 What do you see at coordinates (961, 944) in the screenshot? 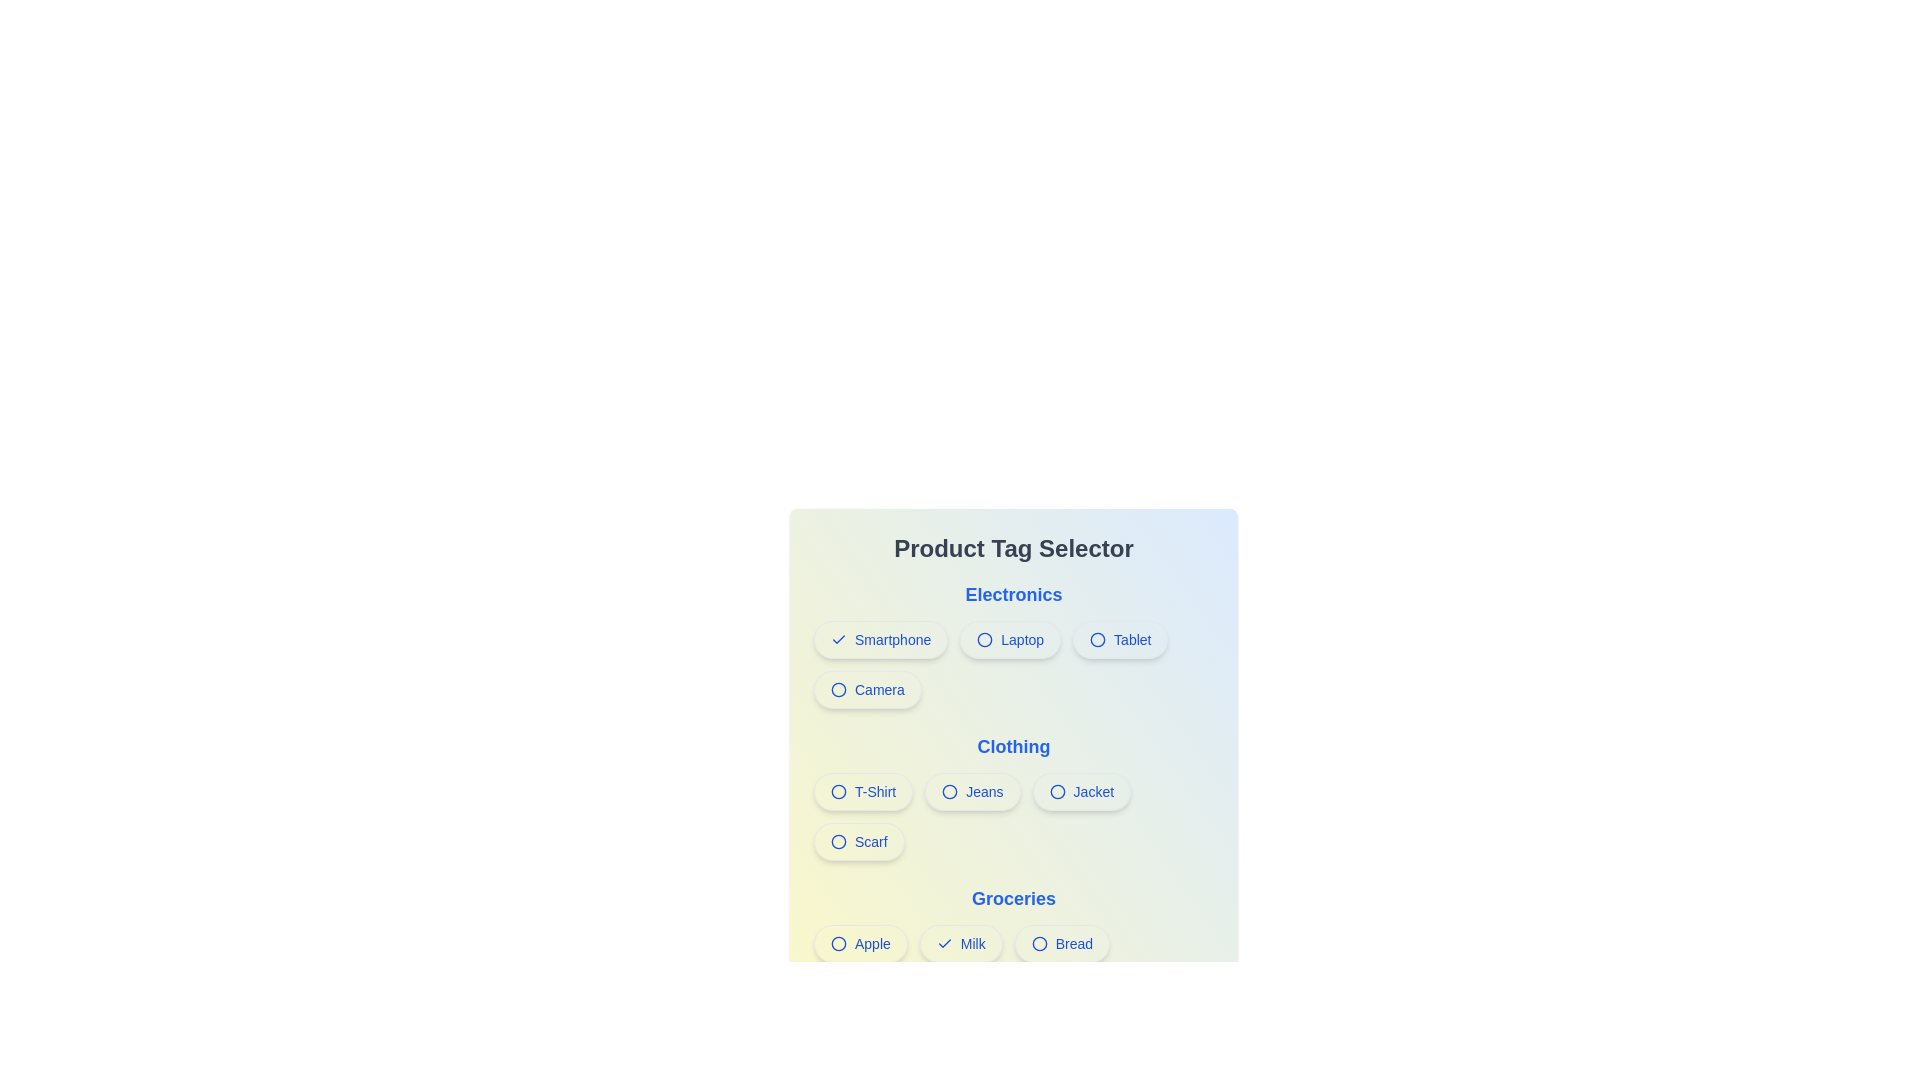
I see `the 'Milk' selectable button with a checkmark icon` at bounding box center [961, 944].